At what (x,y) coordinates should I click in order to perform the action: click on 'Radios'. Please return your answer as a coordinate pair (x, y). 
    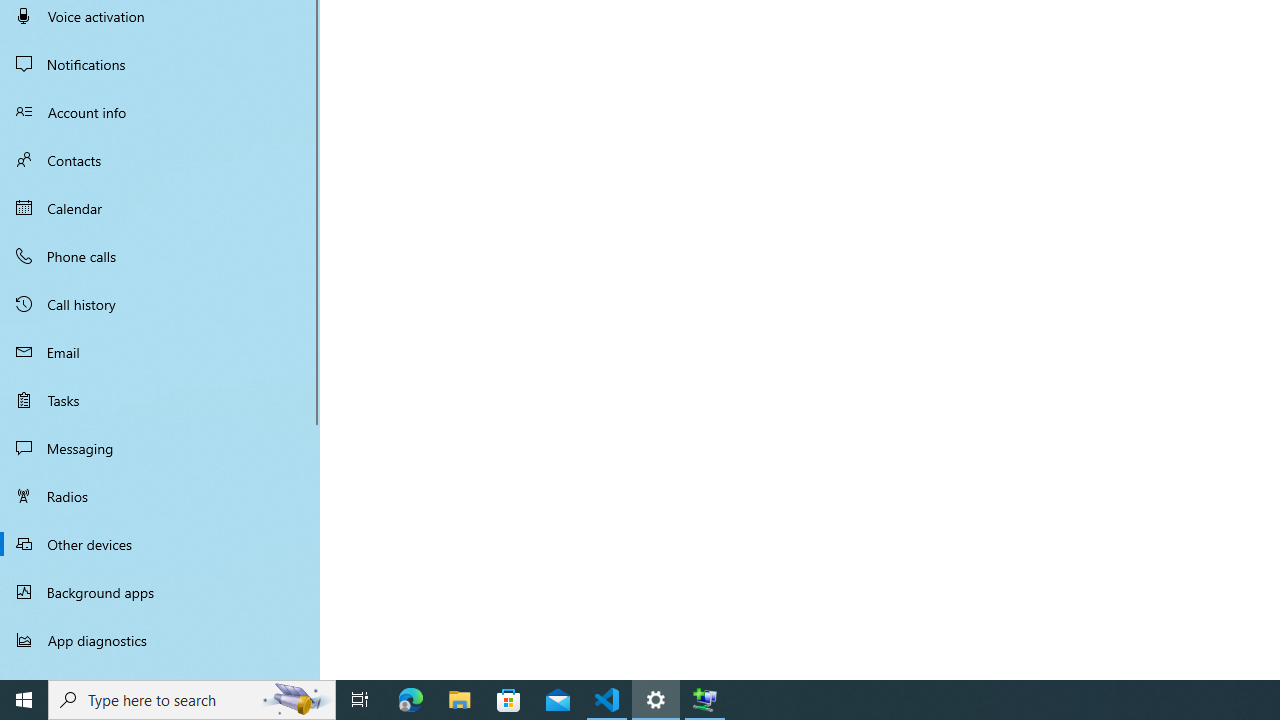
    Looking at the image, I should click on (160, 495).